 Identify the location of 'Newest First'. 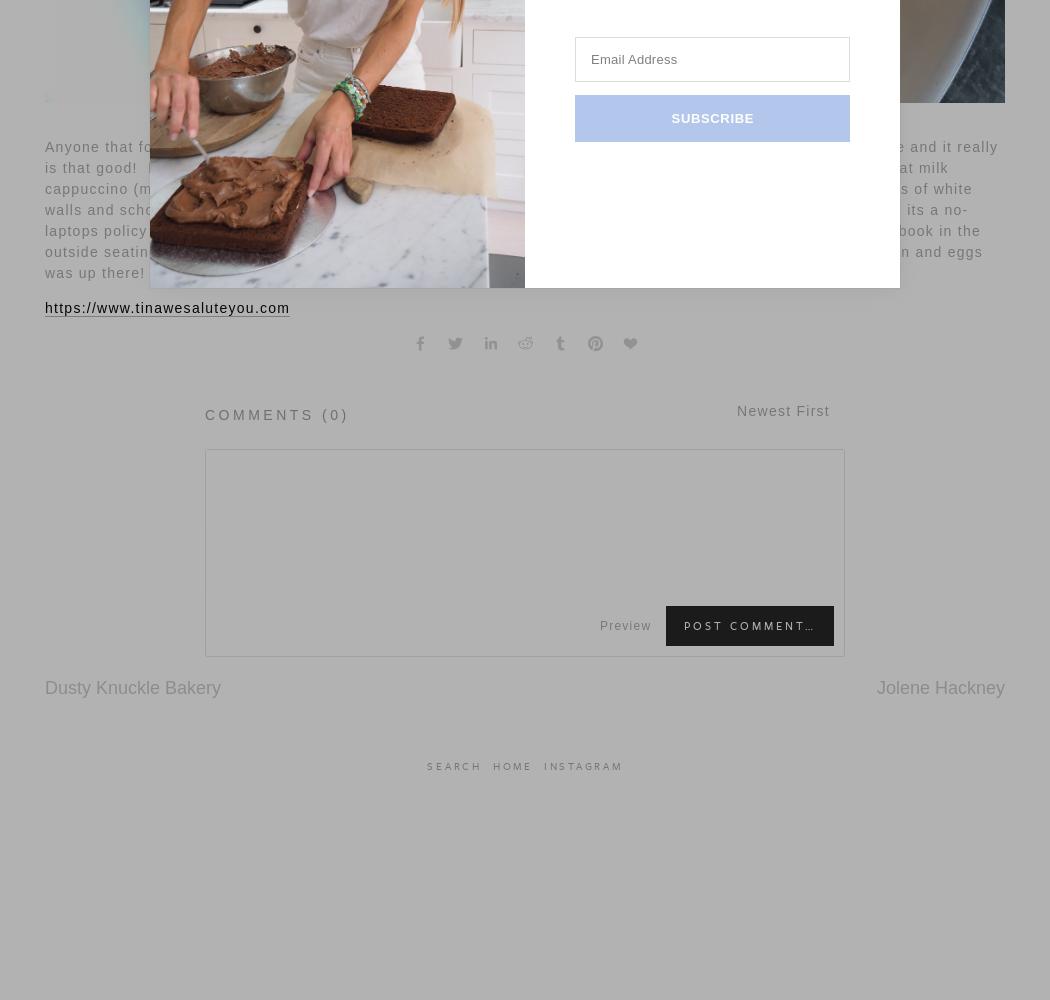
(783, 410).